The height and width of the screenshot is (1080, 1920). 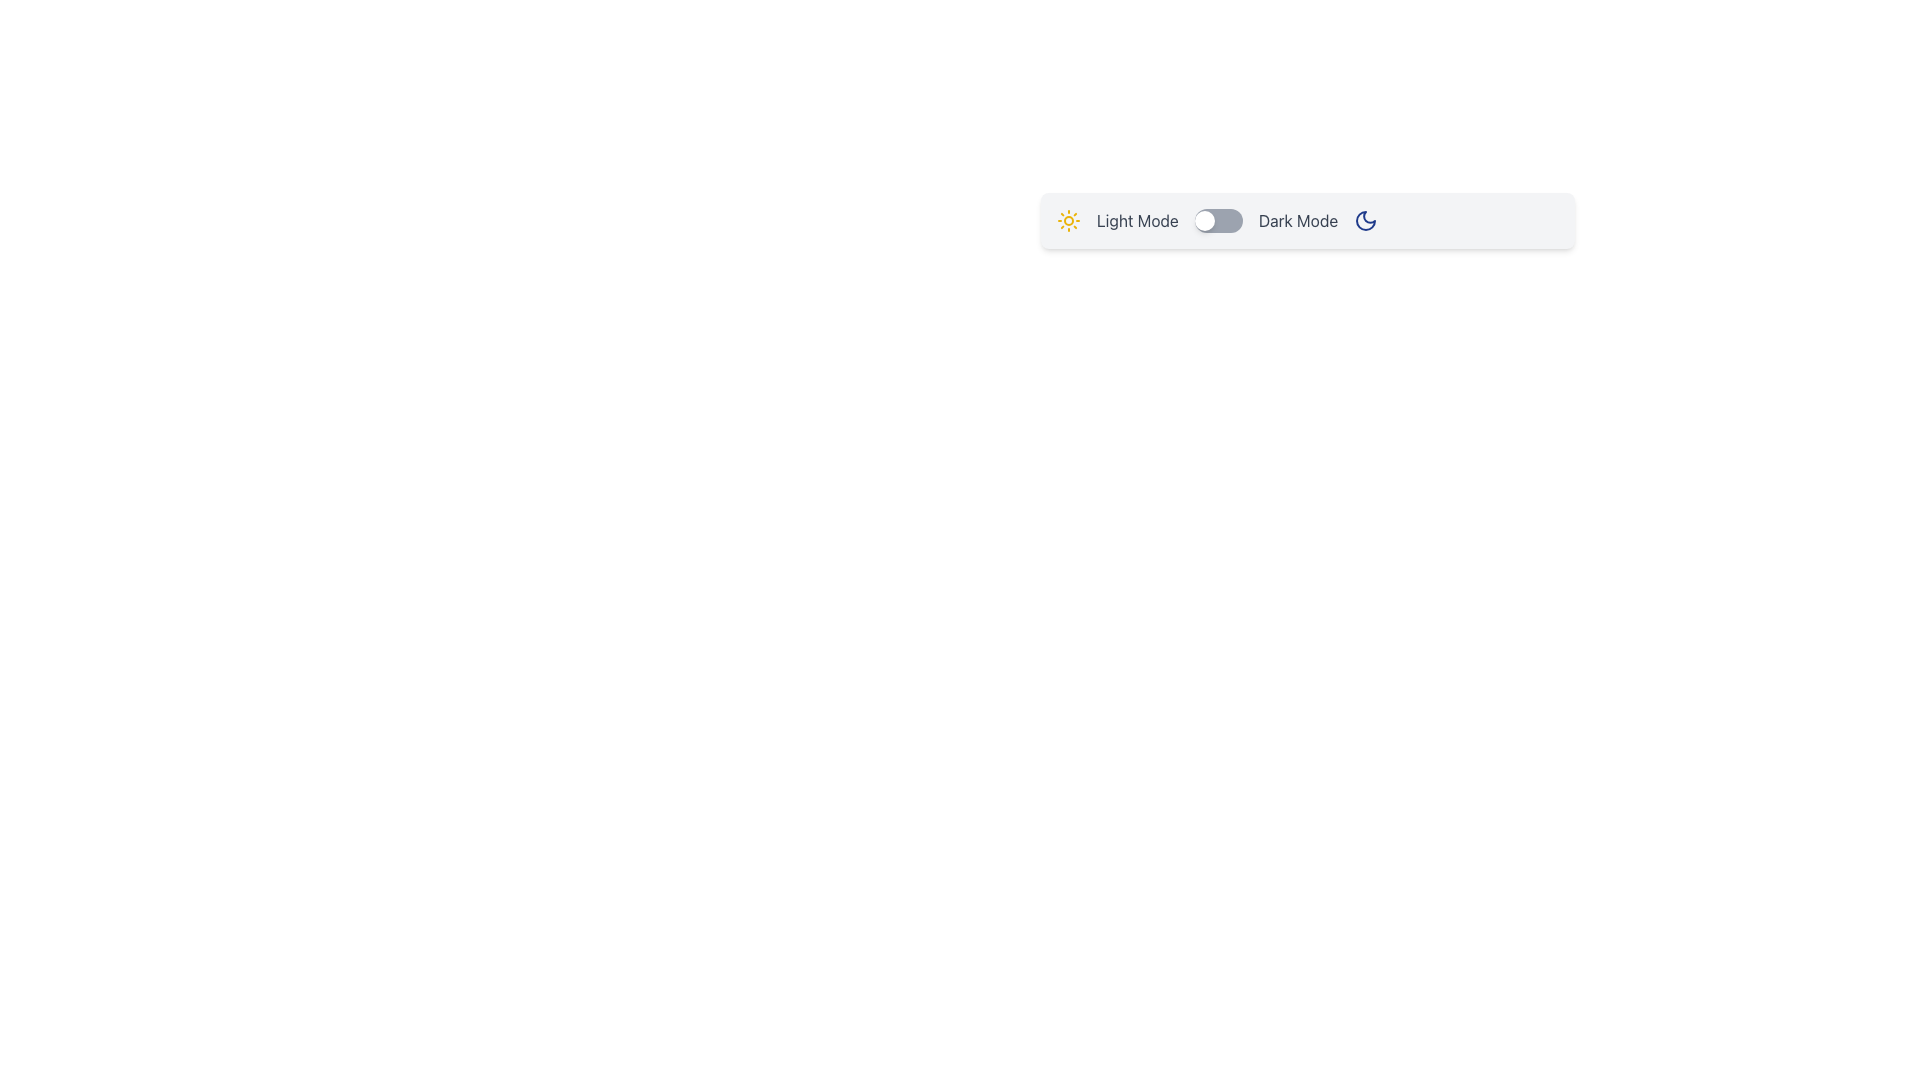 I want to click on the crescent moon icon used for toggling dark mode, located in the upper-right section of the interface next to the 'Dark Mode' text label, so click(x=1365, y=220).